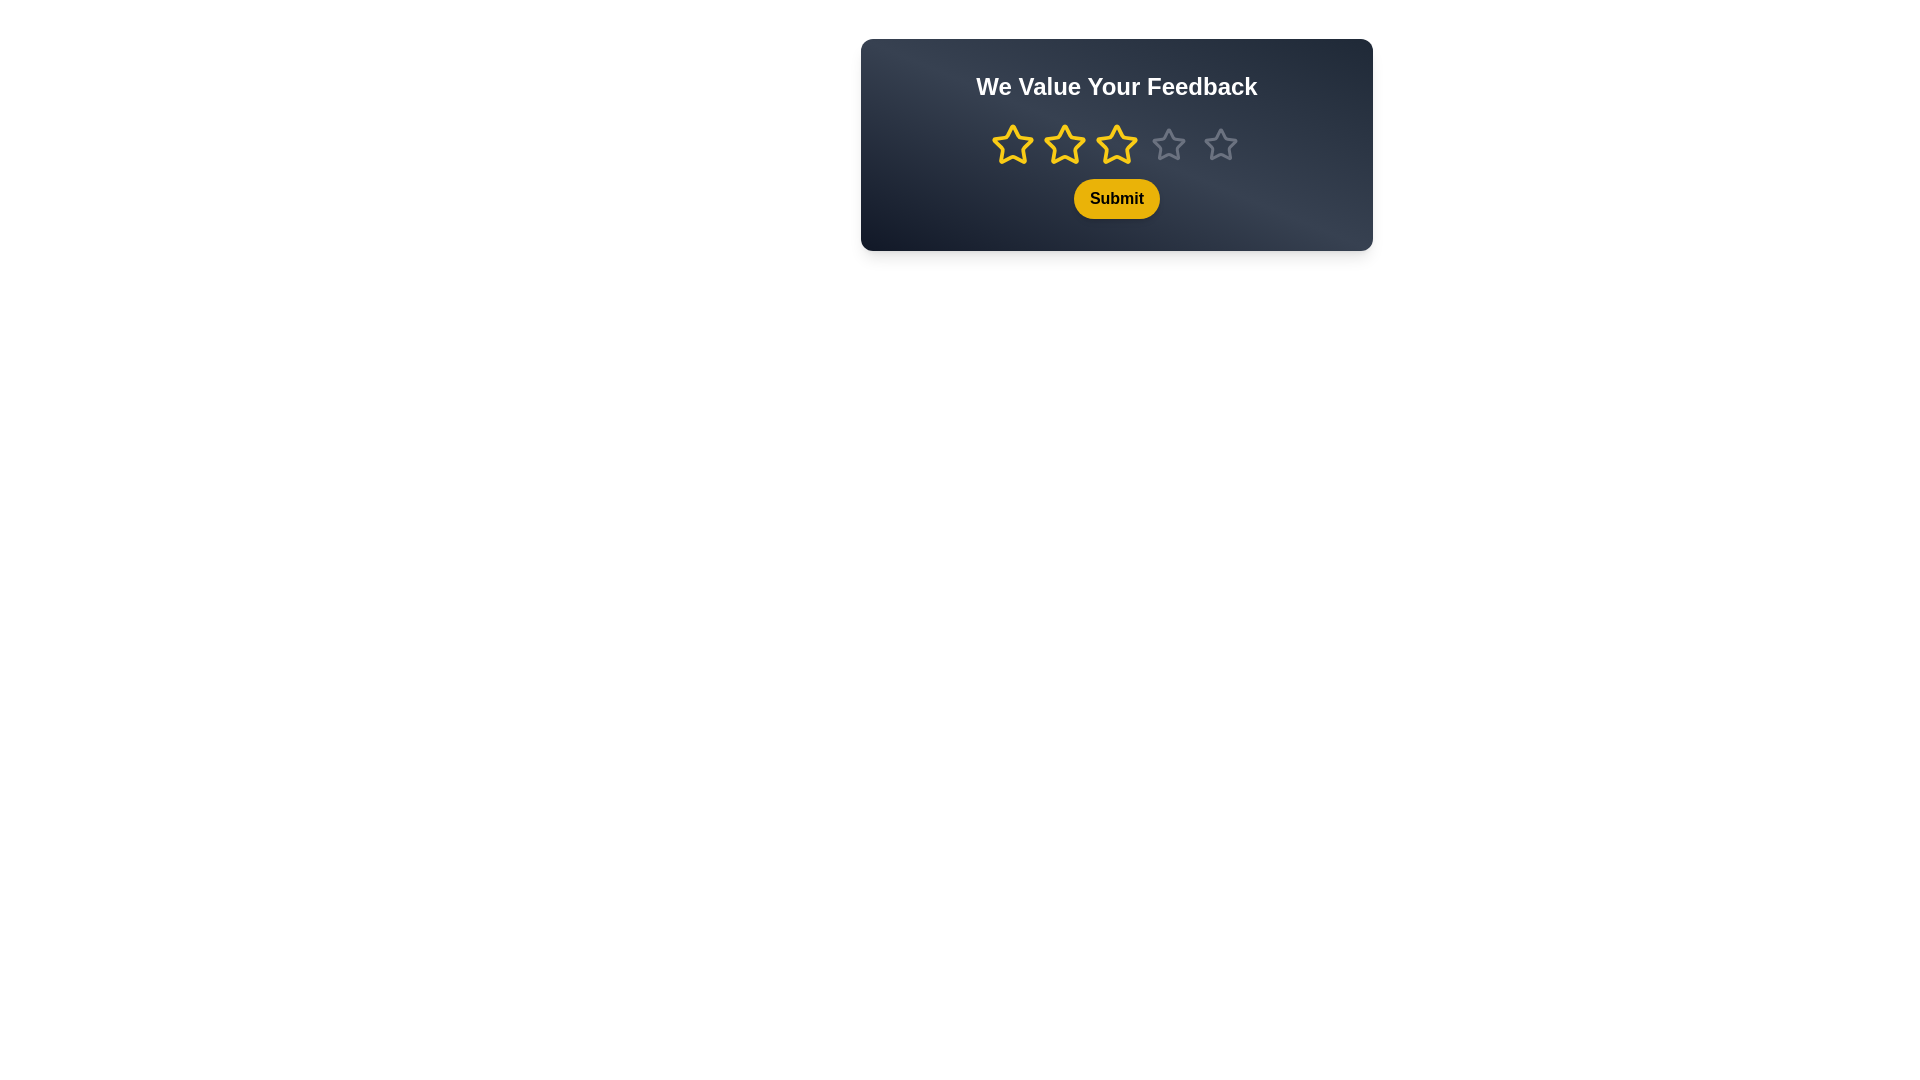 The image size is (1920, 1080). What do you see at coordinates (1169, 144) in the screenshot?
I see `the fourth star icon` at bounding box center [1169, 144].